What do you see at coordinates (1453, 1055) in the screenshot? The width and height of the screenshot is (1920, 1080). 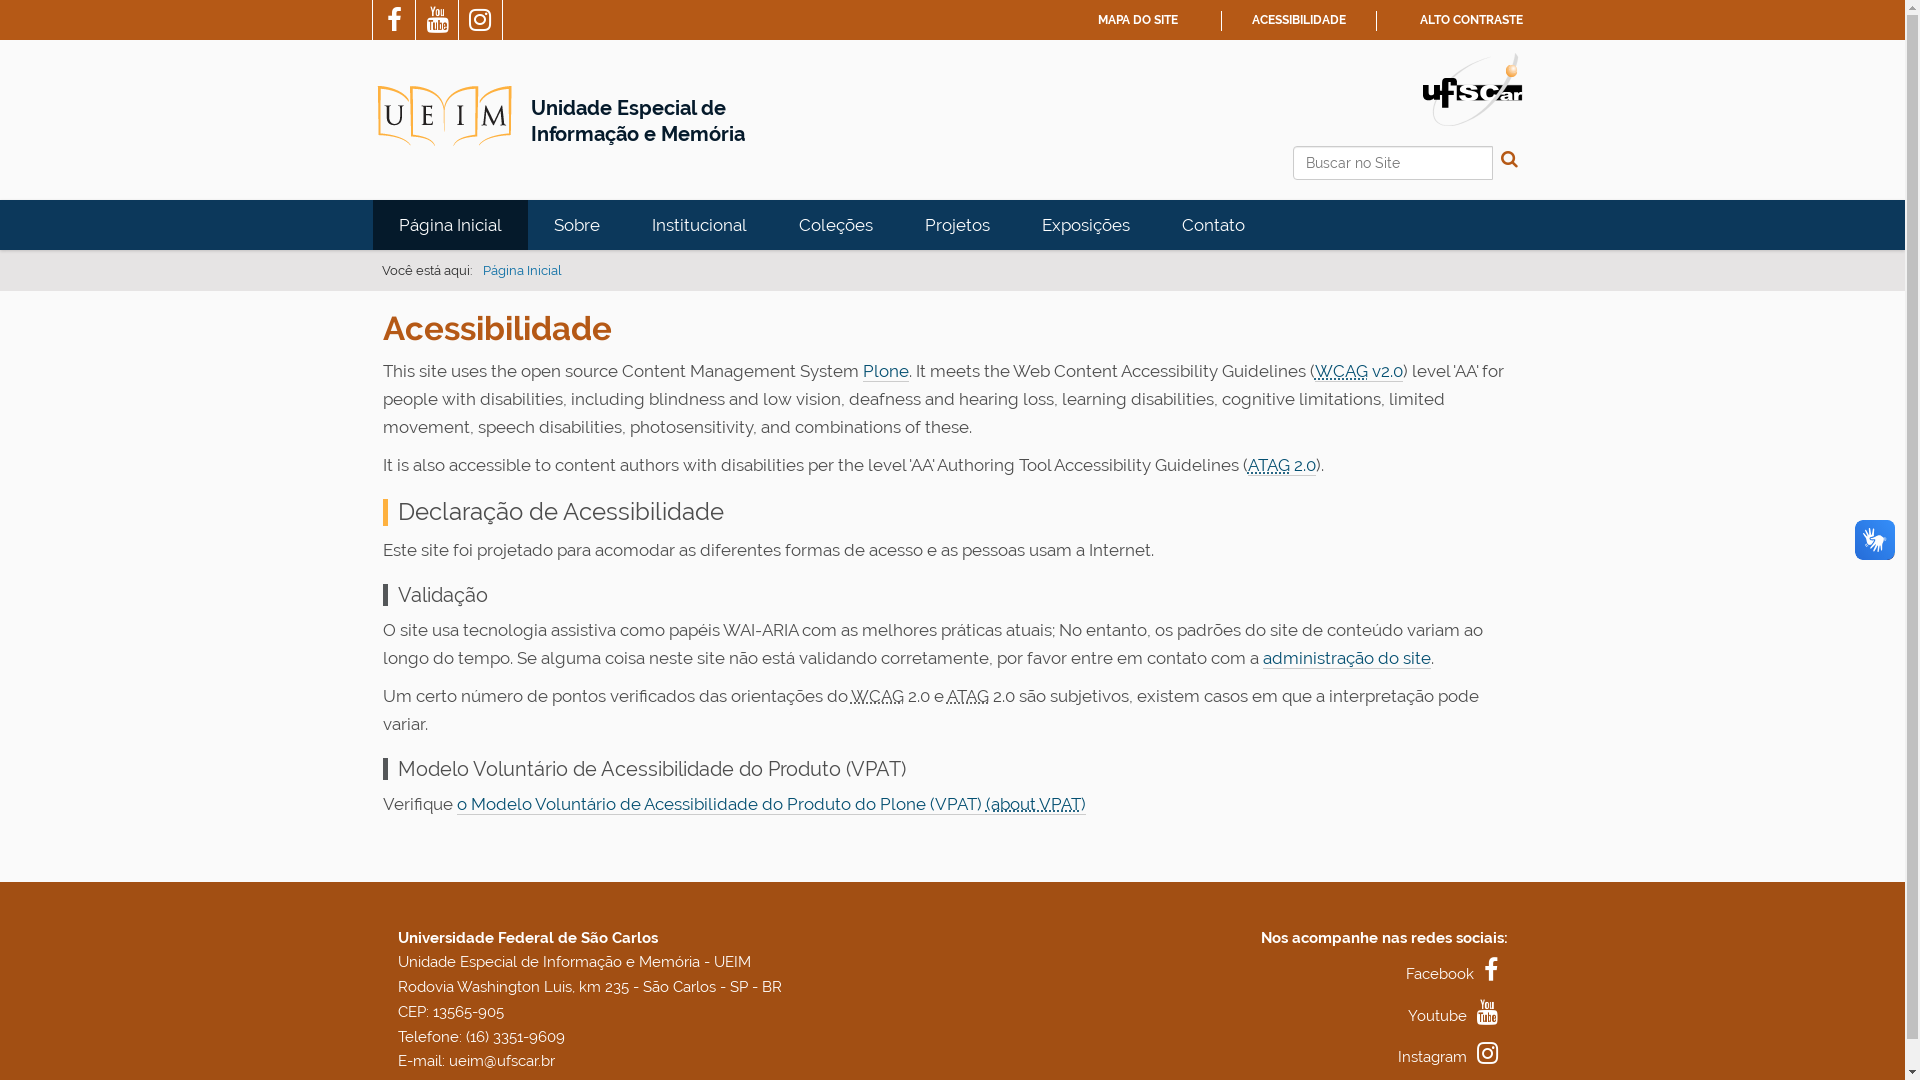 I see `'Instagram'` at bounding box center [1453, 1055].